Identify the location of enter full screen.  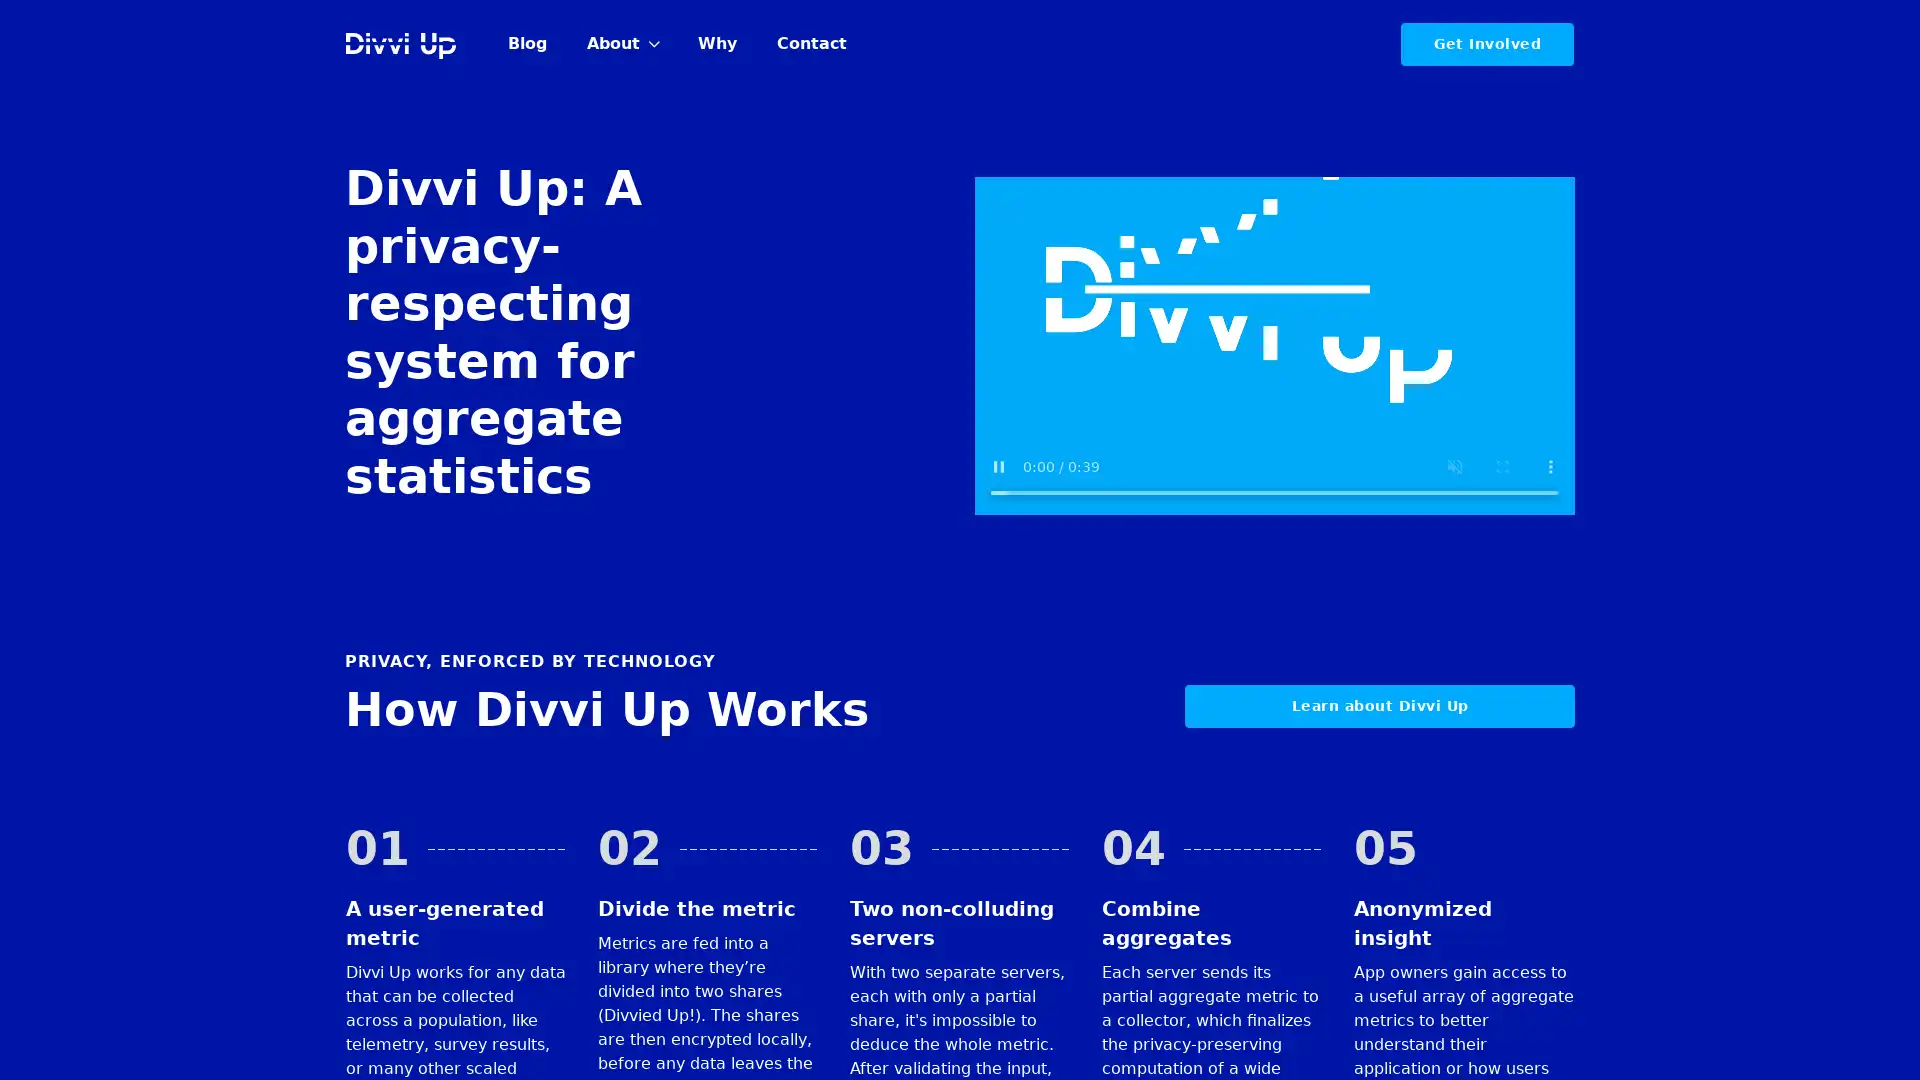
(1502, 466).